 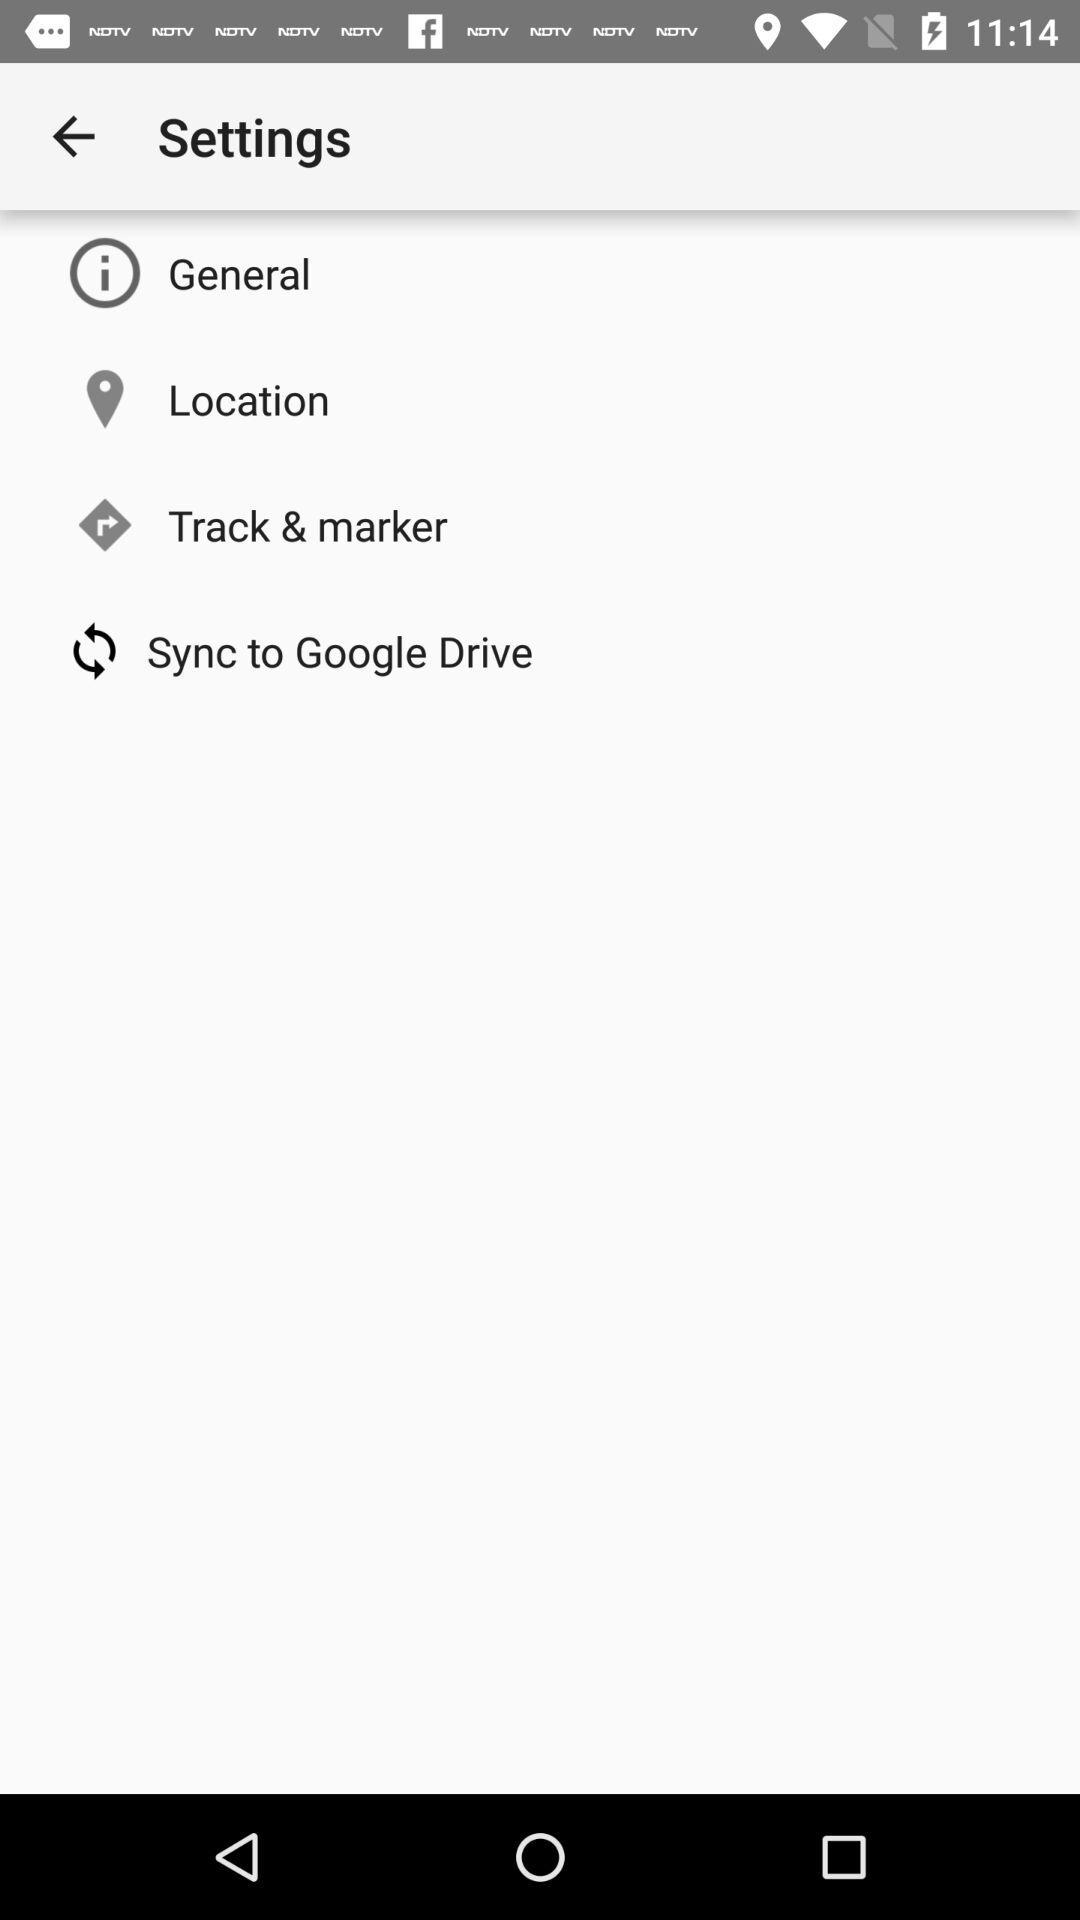 I want to click on icon below the location, so click(x=307, y=524).